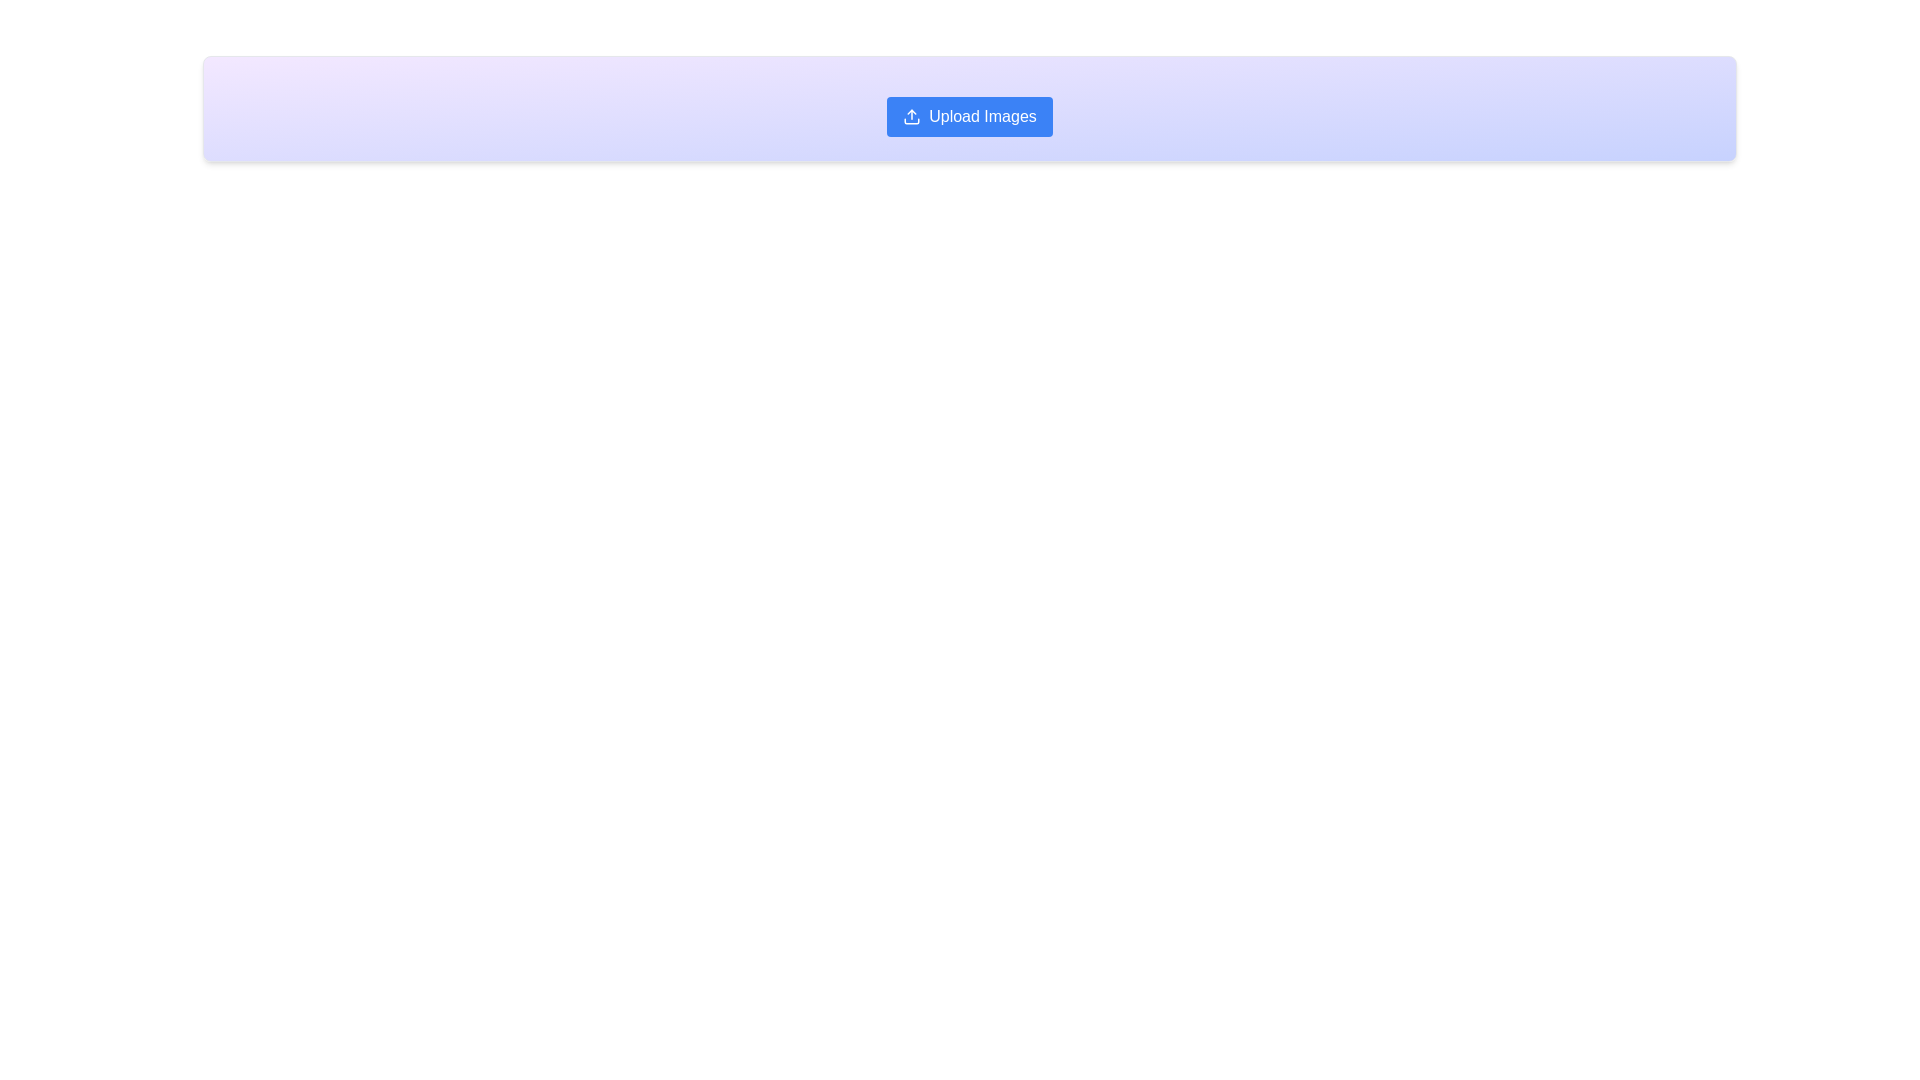 Image resolution: width=1920 pixels, height=1080 pixels. I want to click on the upload icon located to the left of the 'Upload Images' button in the blue toolbar at the top of the interface, so click(911, 116).